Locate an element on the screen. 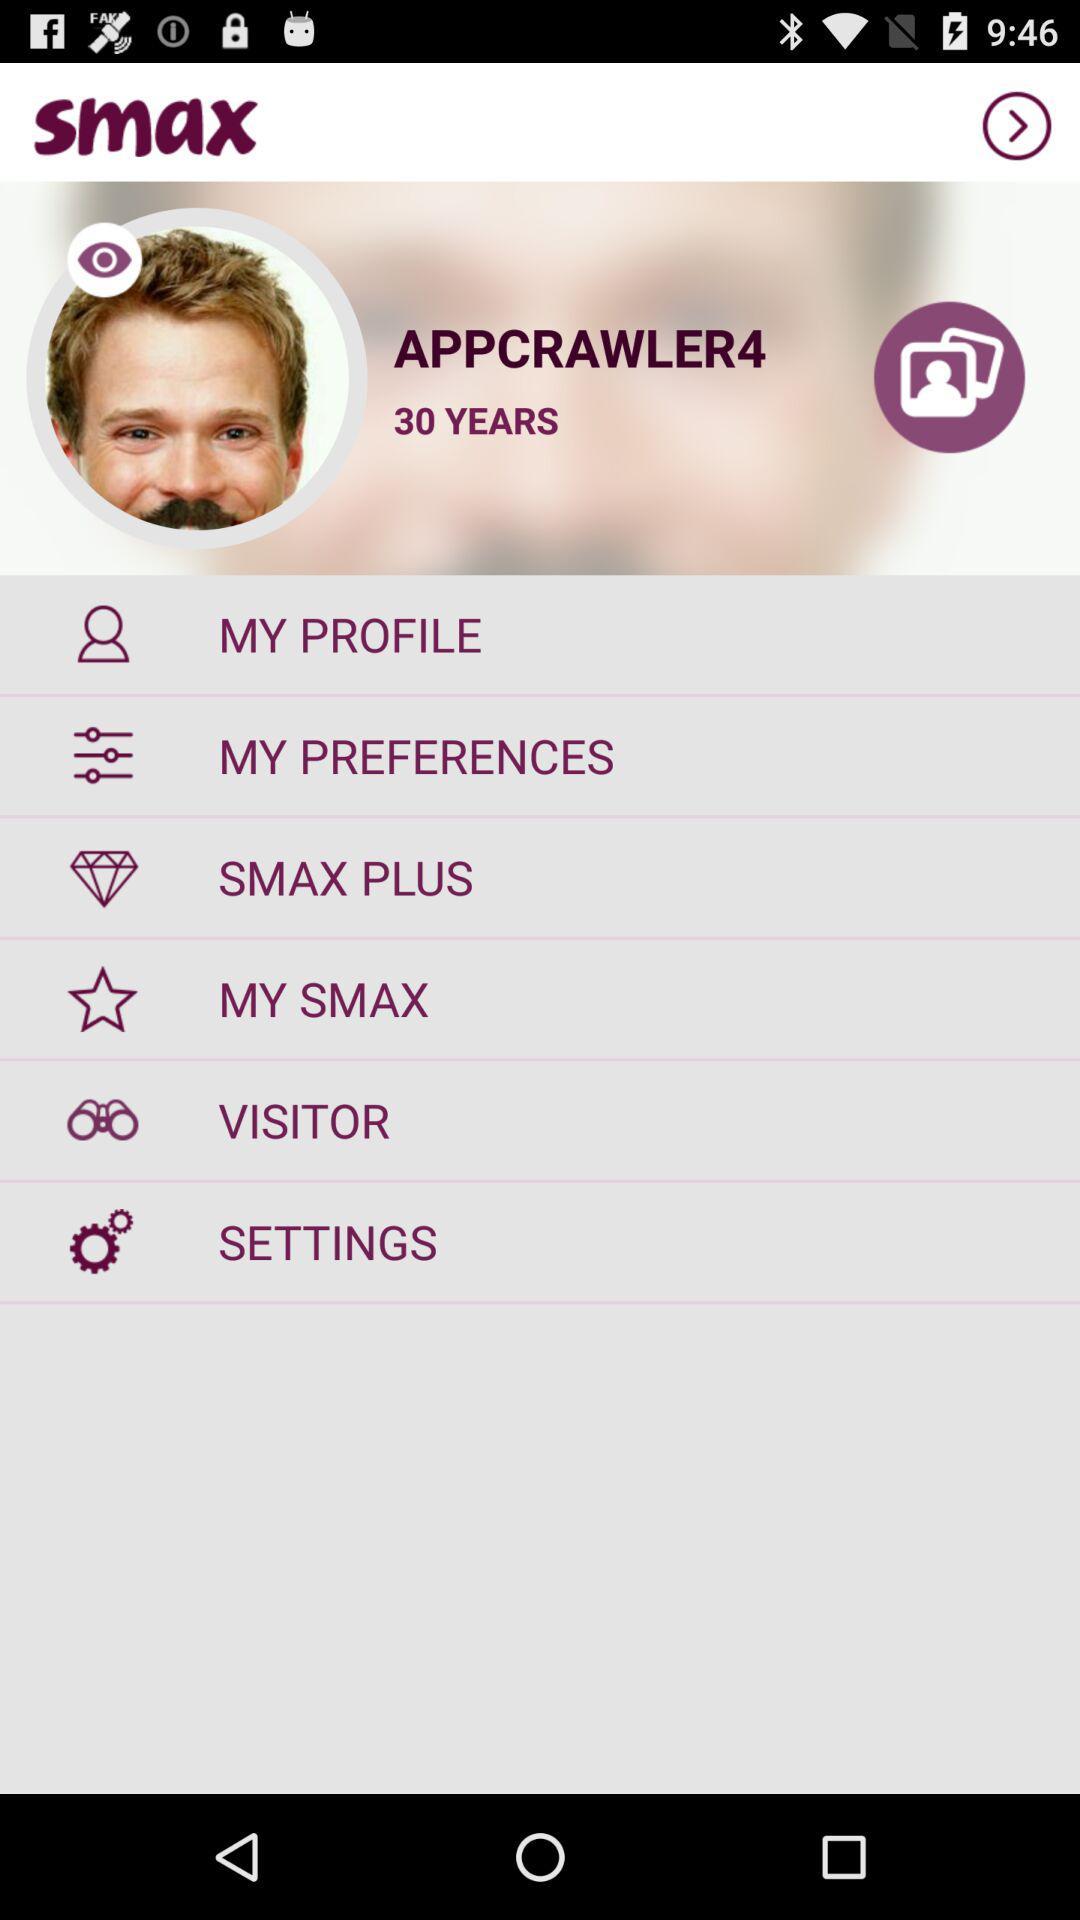  profile is located at coordinates (948, 378).